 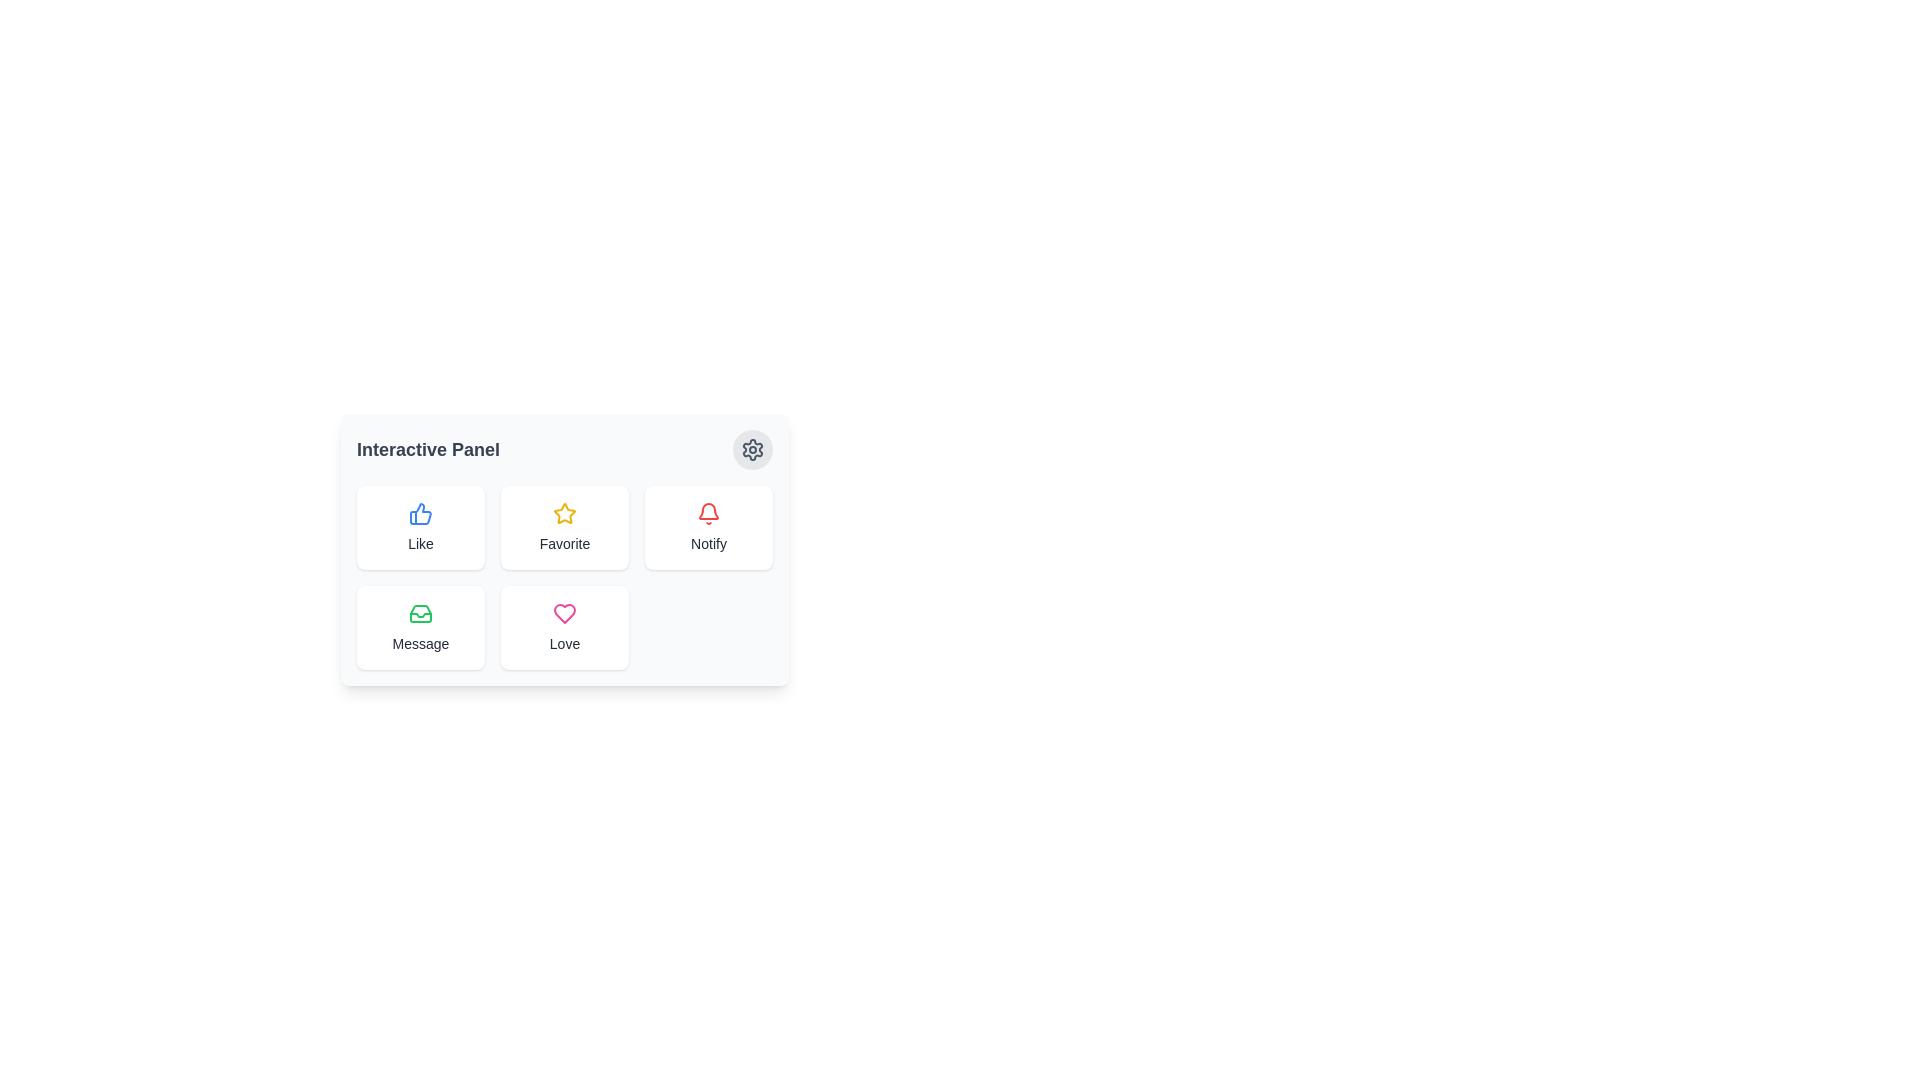 I want to click on the non-interactive text label displaying 'Favorite', which is styled in gray and located beneath the yellow star icon, so click(x=564, y=543).